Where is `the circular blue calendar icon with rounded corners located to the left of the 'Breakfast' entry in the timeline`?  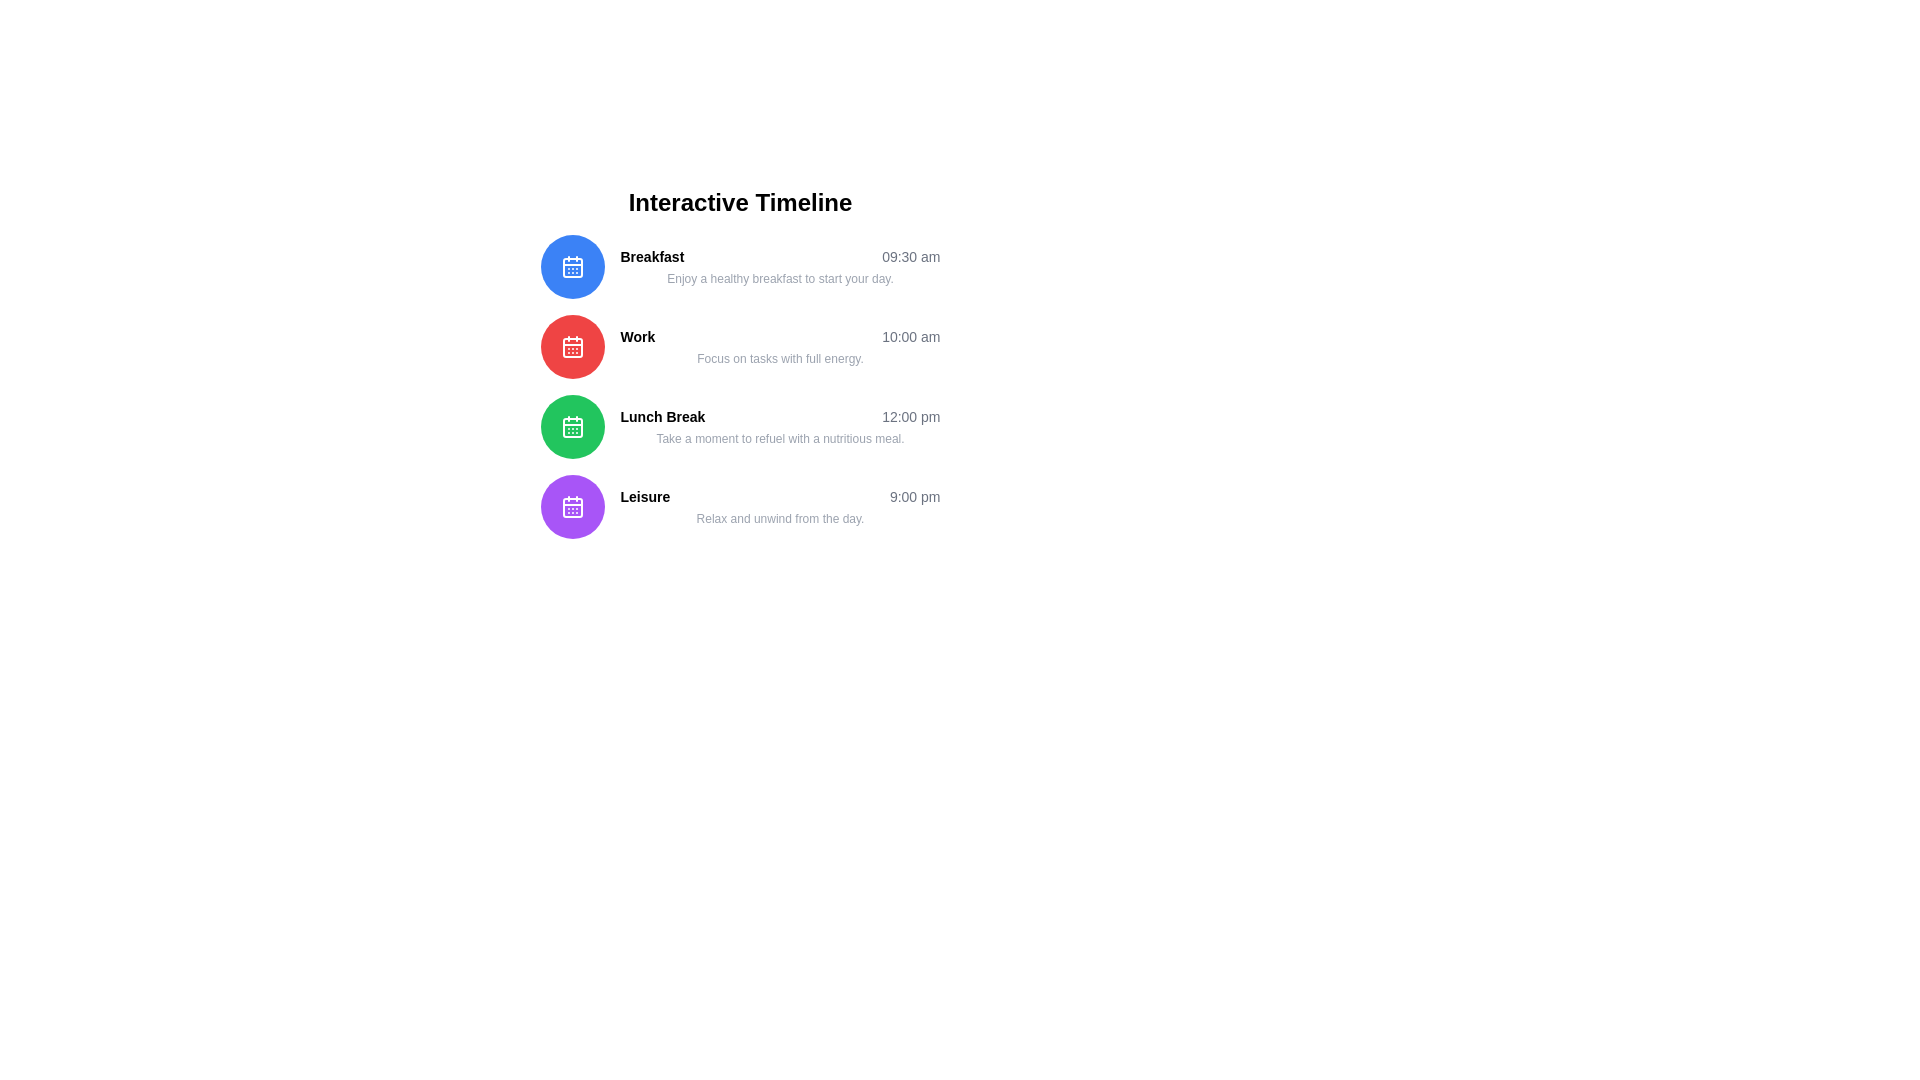 the circular blue calendar icon with rounded corners located to the left of the 'Breakfast' entry in the timeline is located at coordinates (571, 265).